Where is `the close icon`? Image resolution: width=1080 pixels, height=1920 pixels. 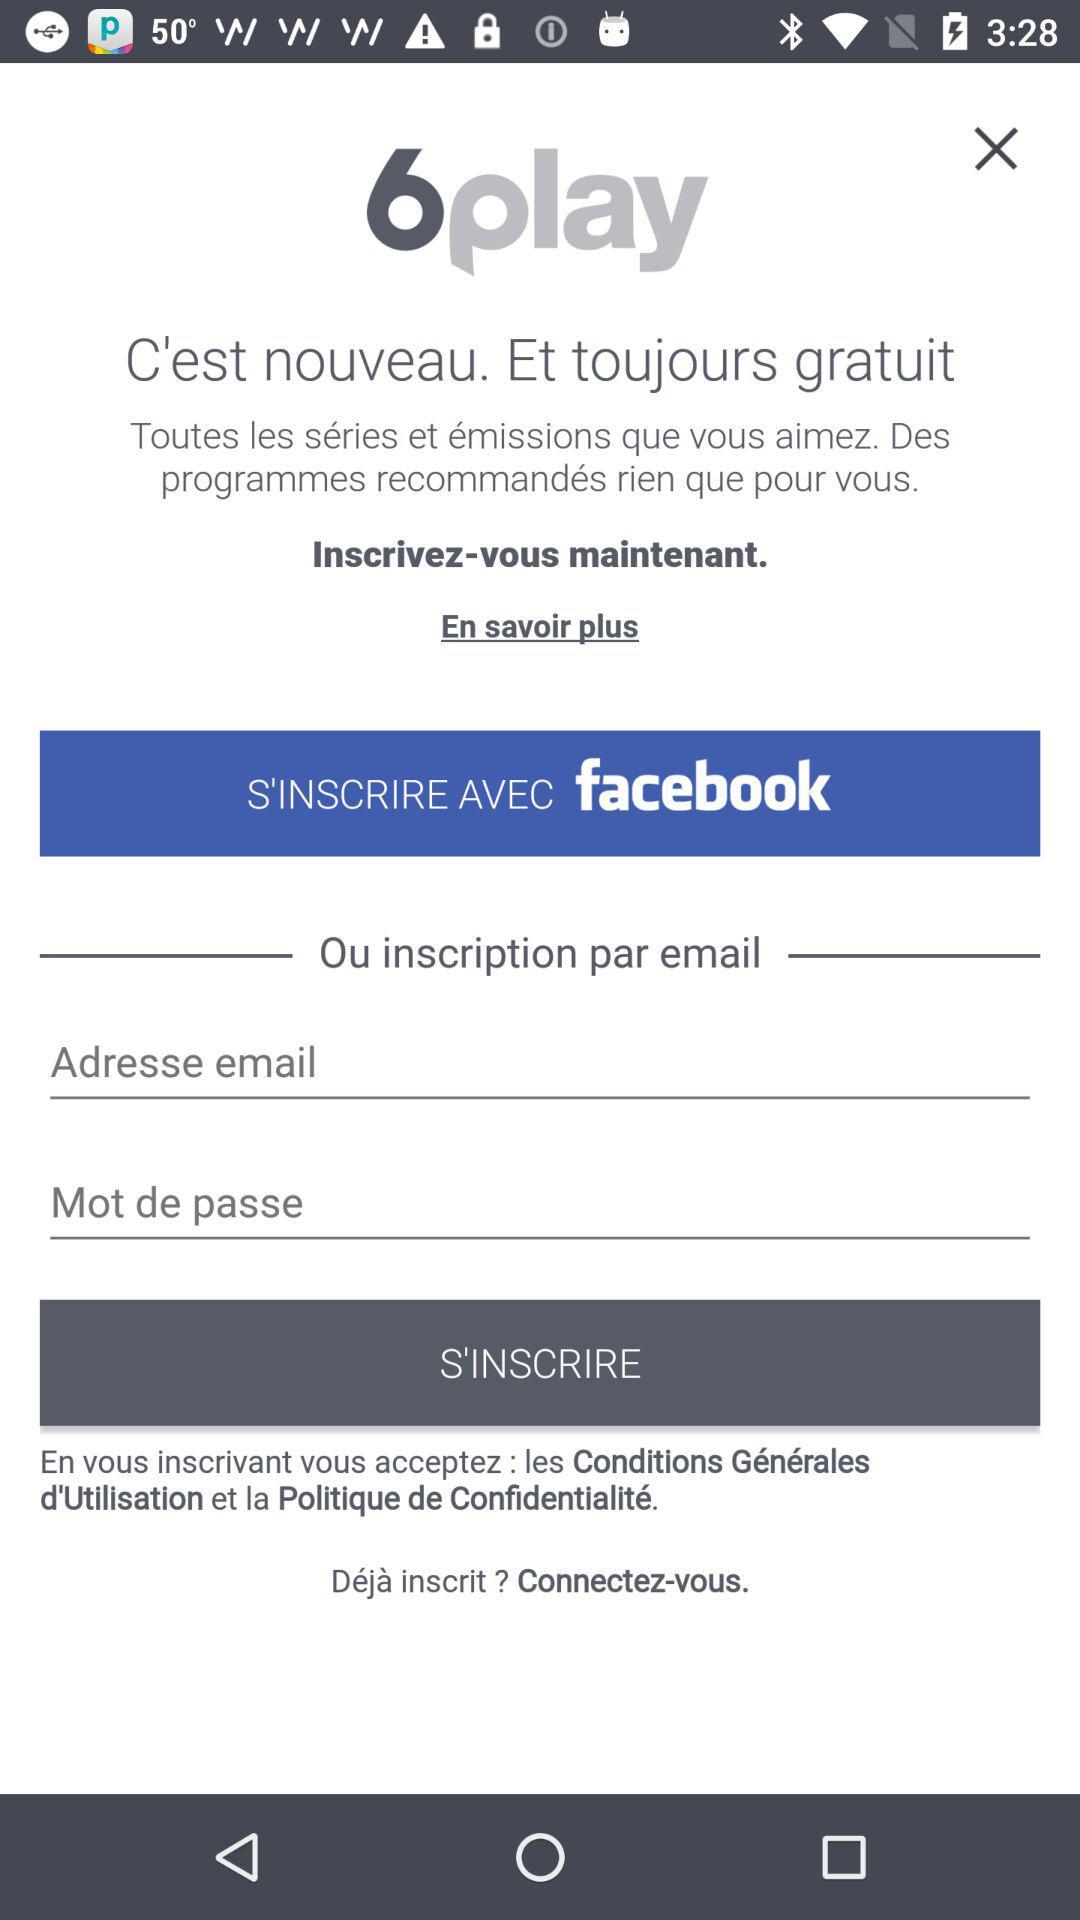 the close icon is located at coordinates (995, 146).